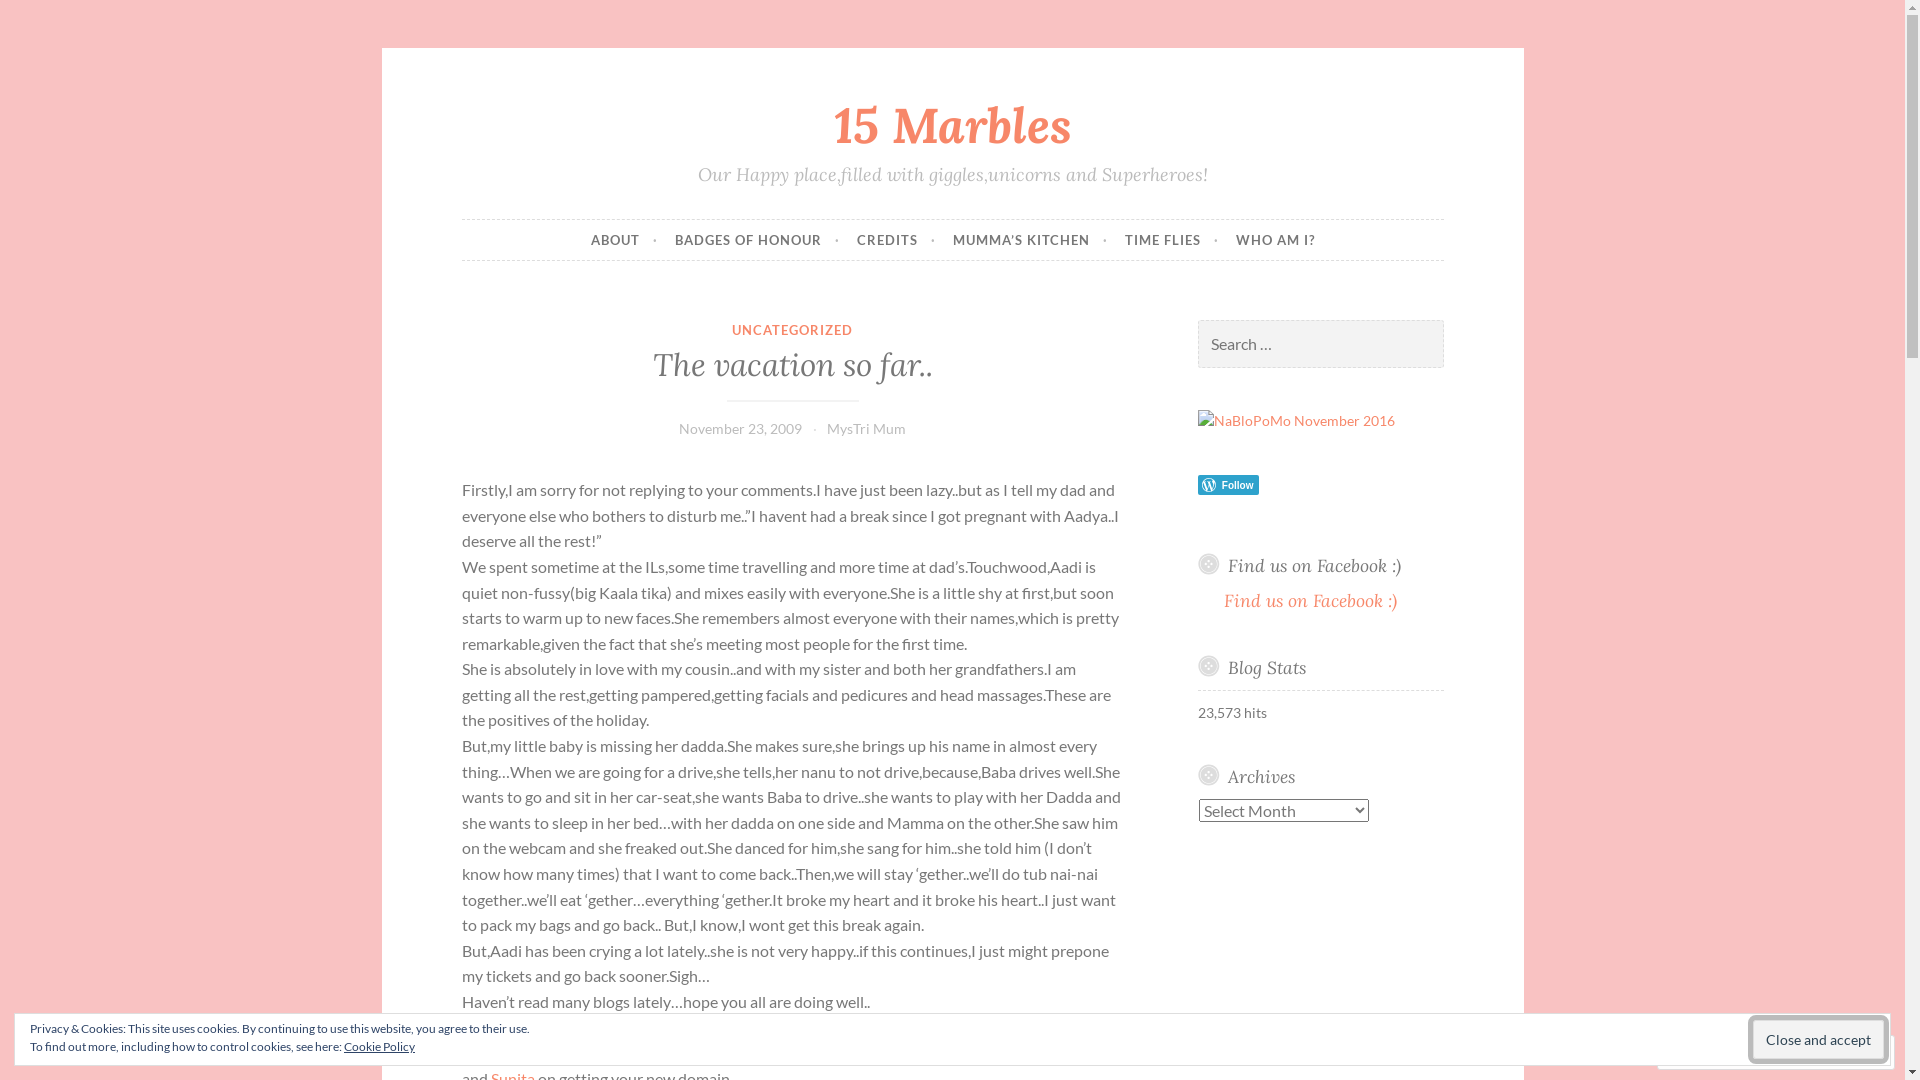  Describe the element at coordinates (1235, 238) in the screenshot. I see `'WHO AM I?'` at that location.